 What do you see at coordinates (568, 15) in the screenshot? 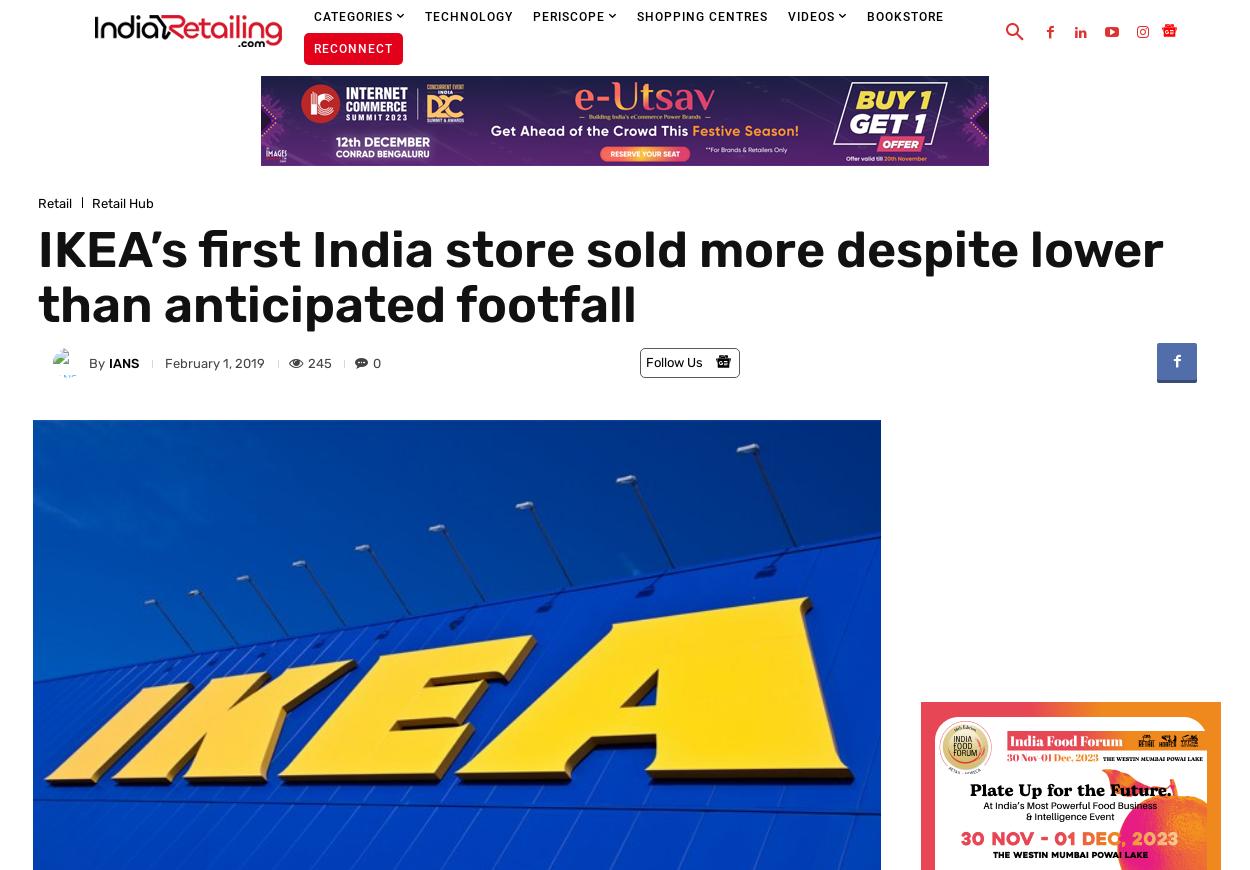
I see `'Periscope'` at bounding box center [568, 15].